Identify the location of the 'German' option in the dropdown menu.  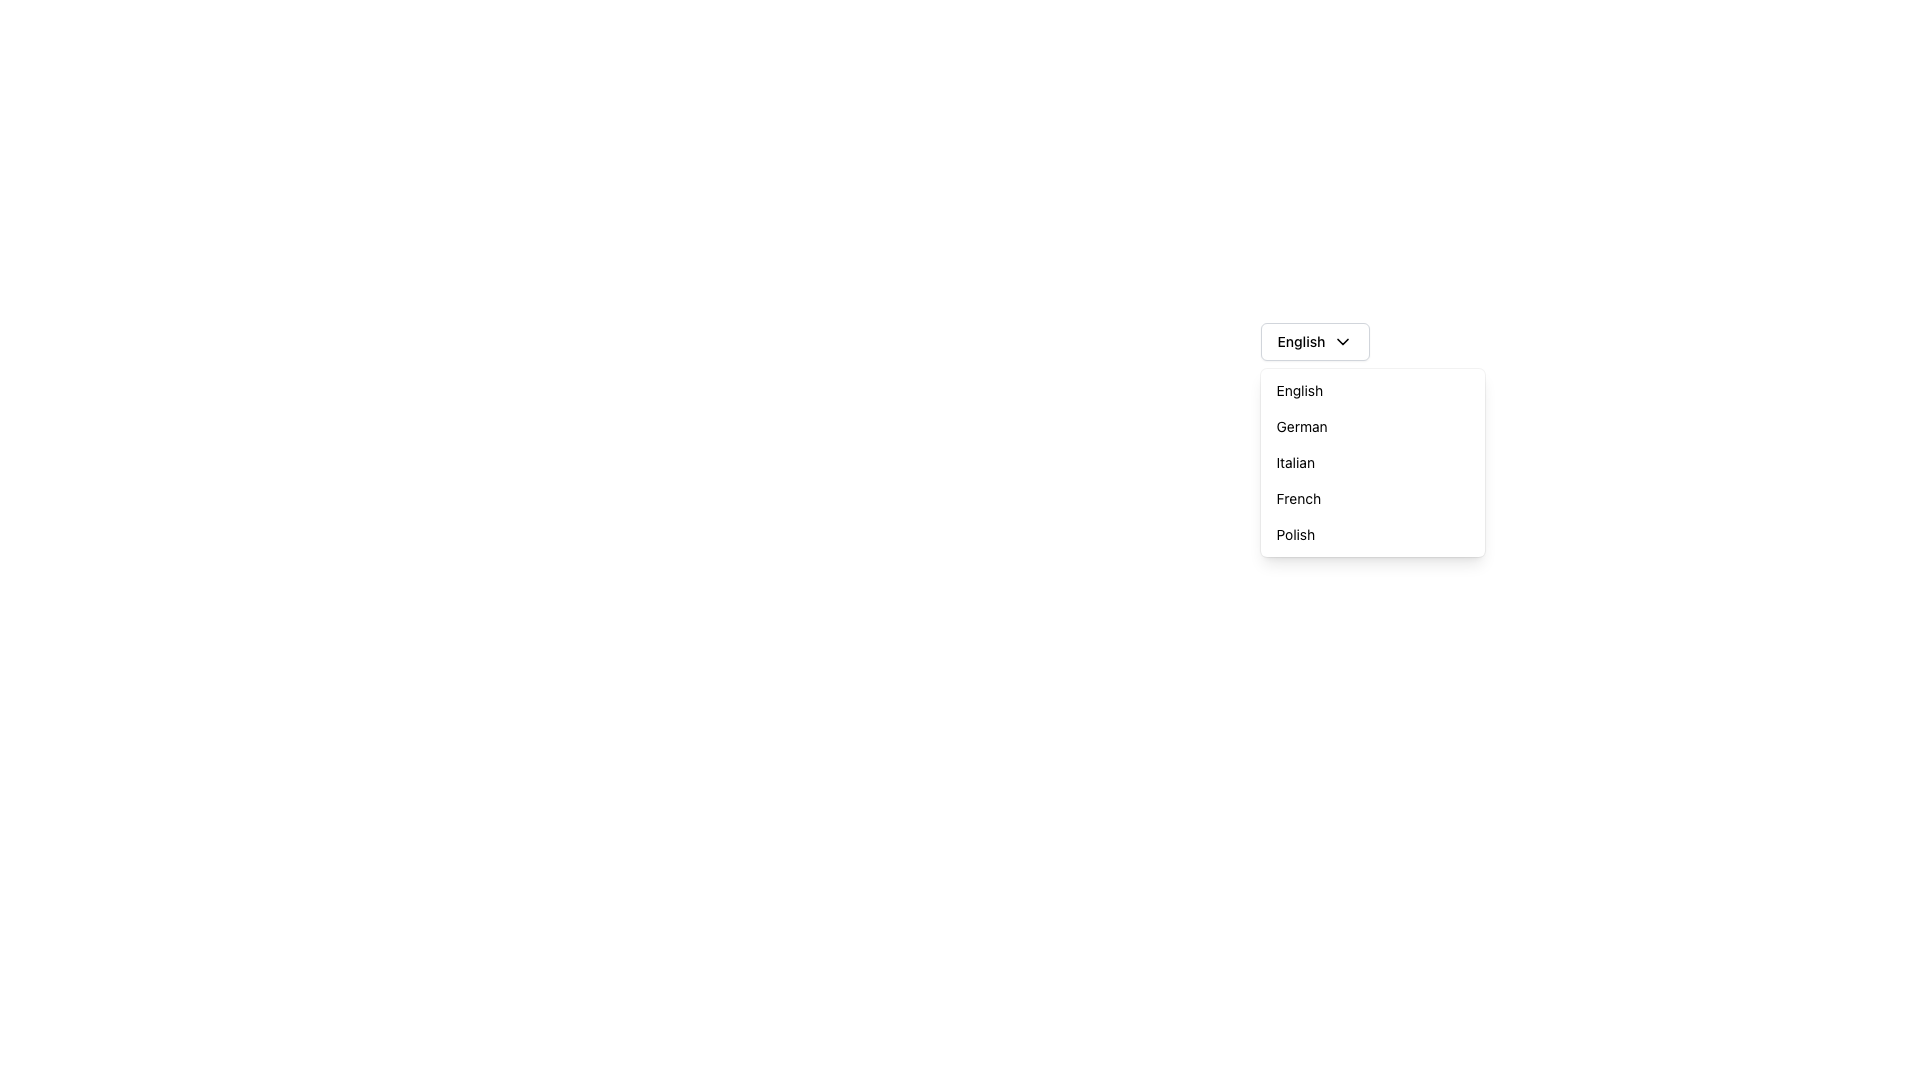
(1371, 426).